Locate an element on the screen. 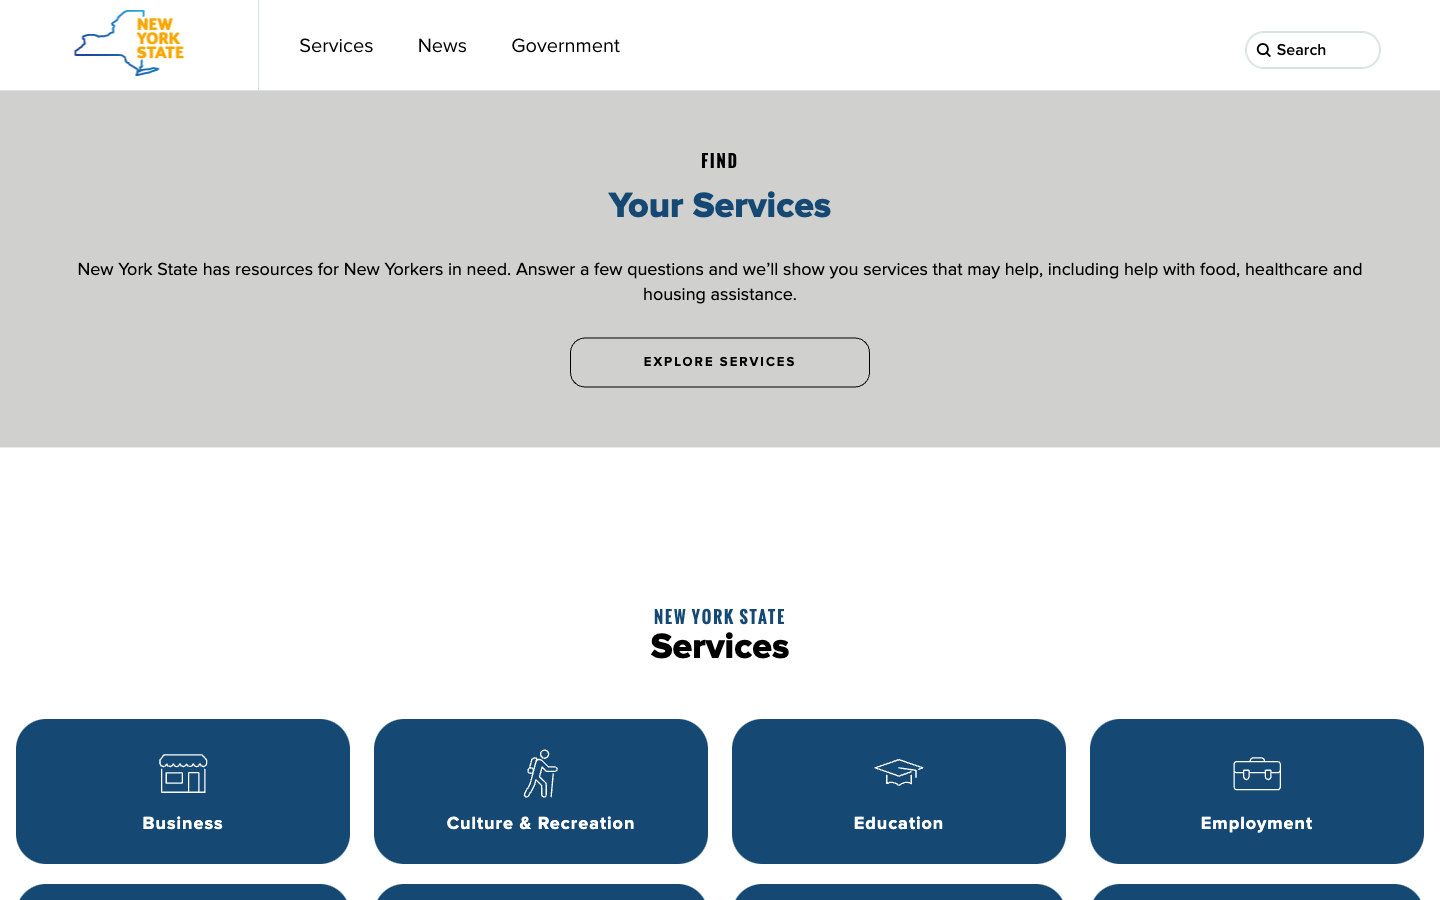 The height and width of the screenshot is (900, 1440). Utilize the search feature to find "bank is located at coordinates (1362, 50).